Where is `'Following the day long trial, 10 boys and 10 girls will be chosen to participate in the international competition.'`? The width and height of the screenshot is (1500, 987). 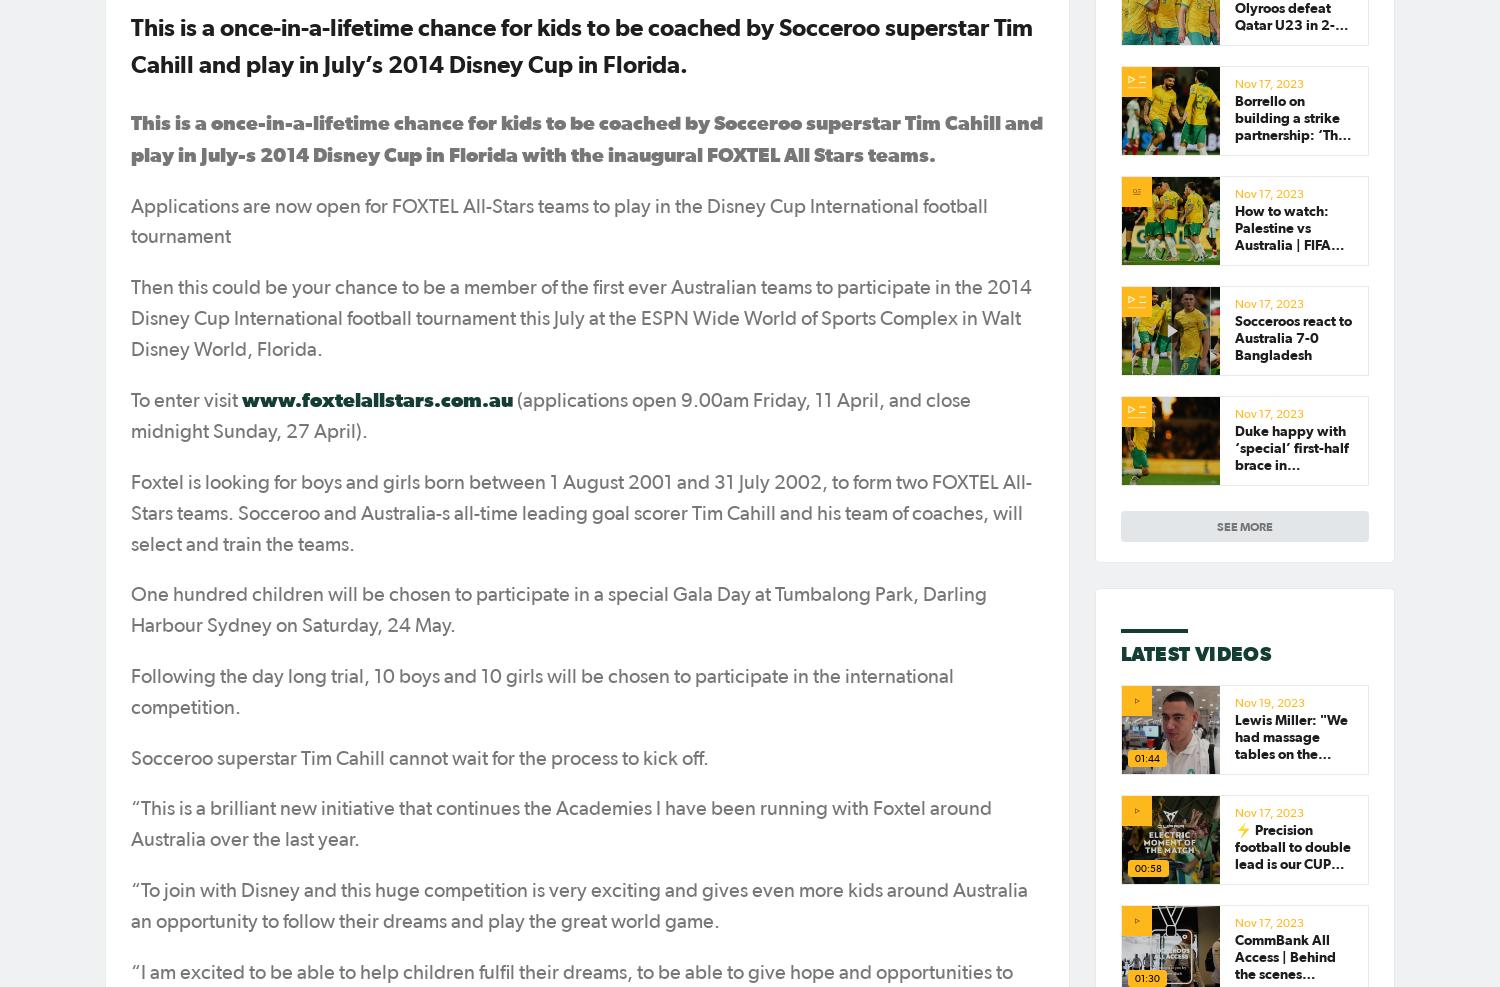
'Following the day long trial, 10 boys and 10 girls will be chosen to participate in the international competition.' is located at coordinates (542, 691).